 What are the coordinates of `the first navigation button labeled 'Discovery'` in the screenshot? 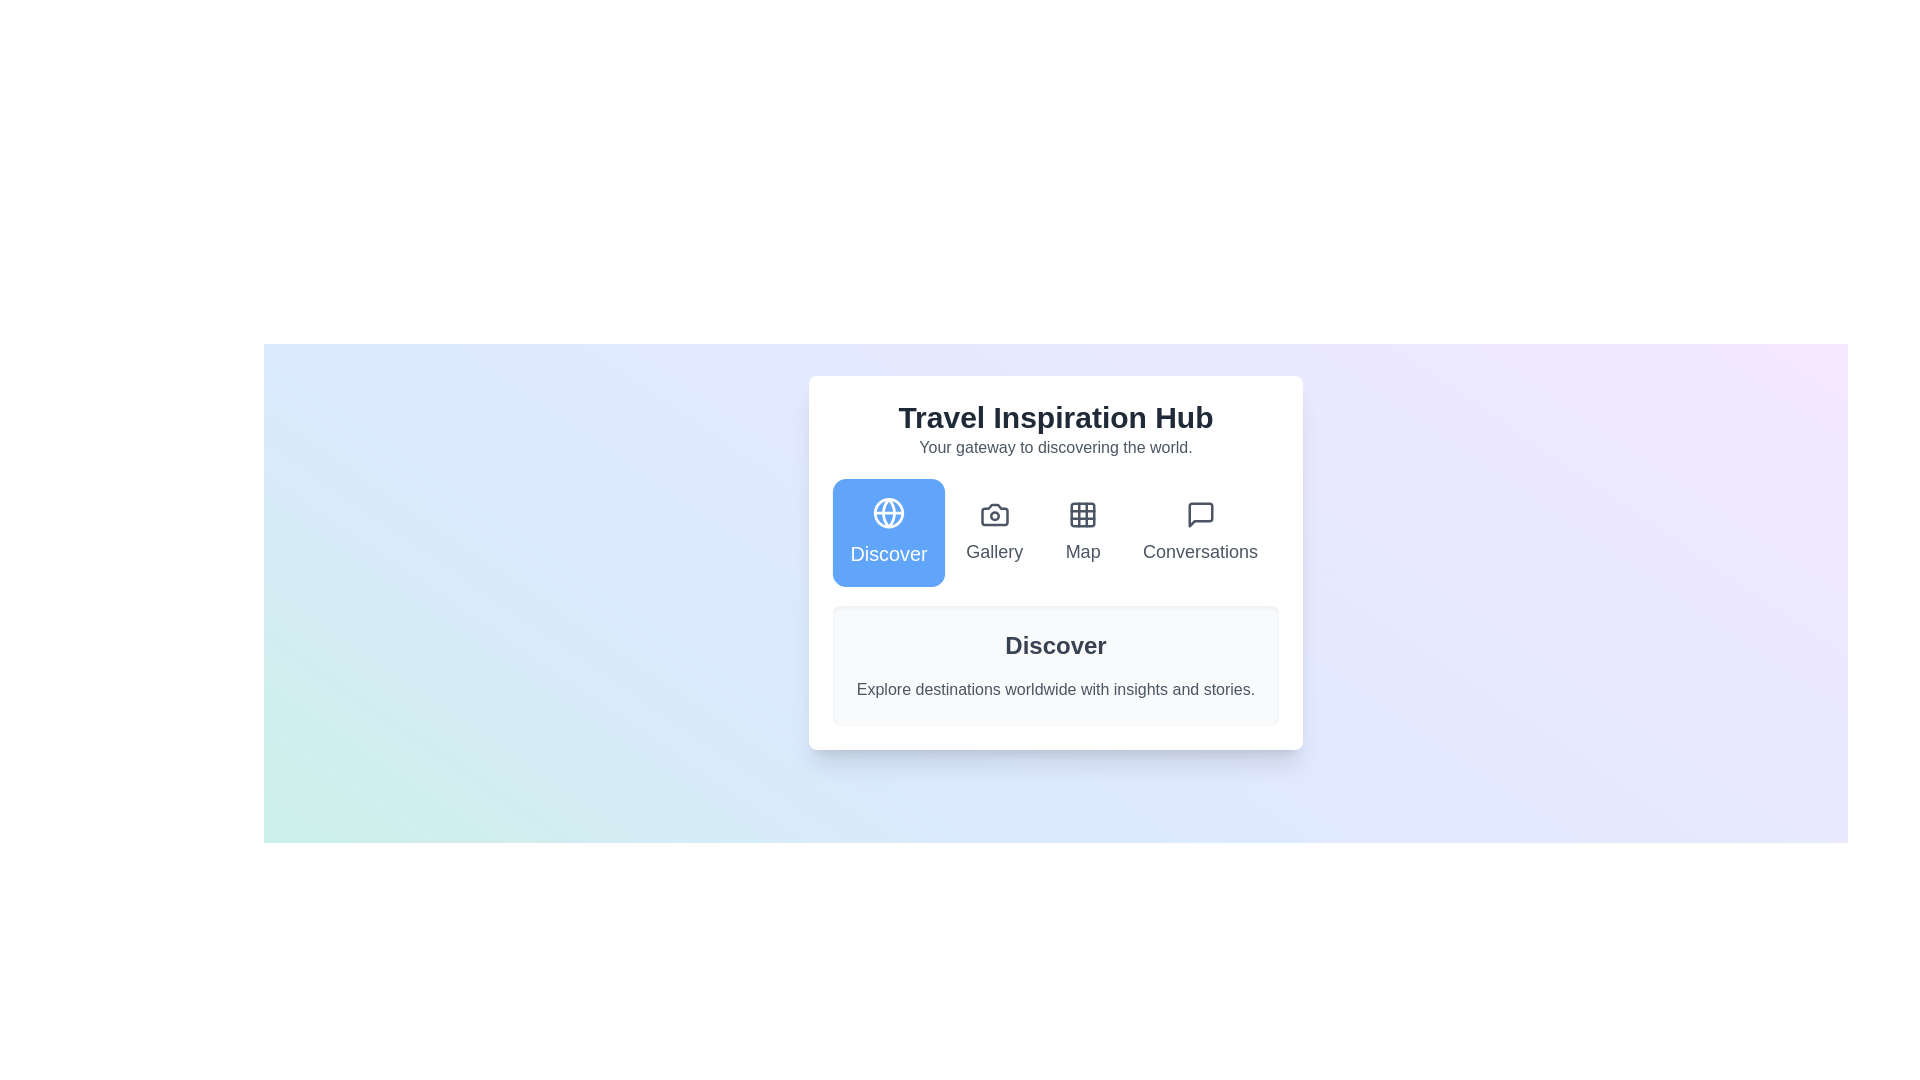 It's located at (887, 531).